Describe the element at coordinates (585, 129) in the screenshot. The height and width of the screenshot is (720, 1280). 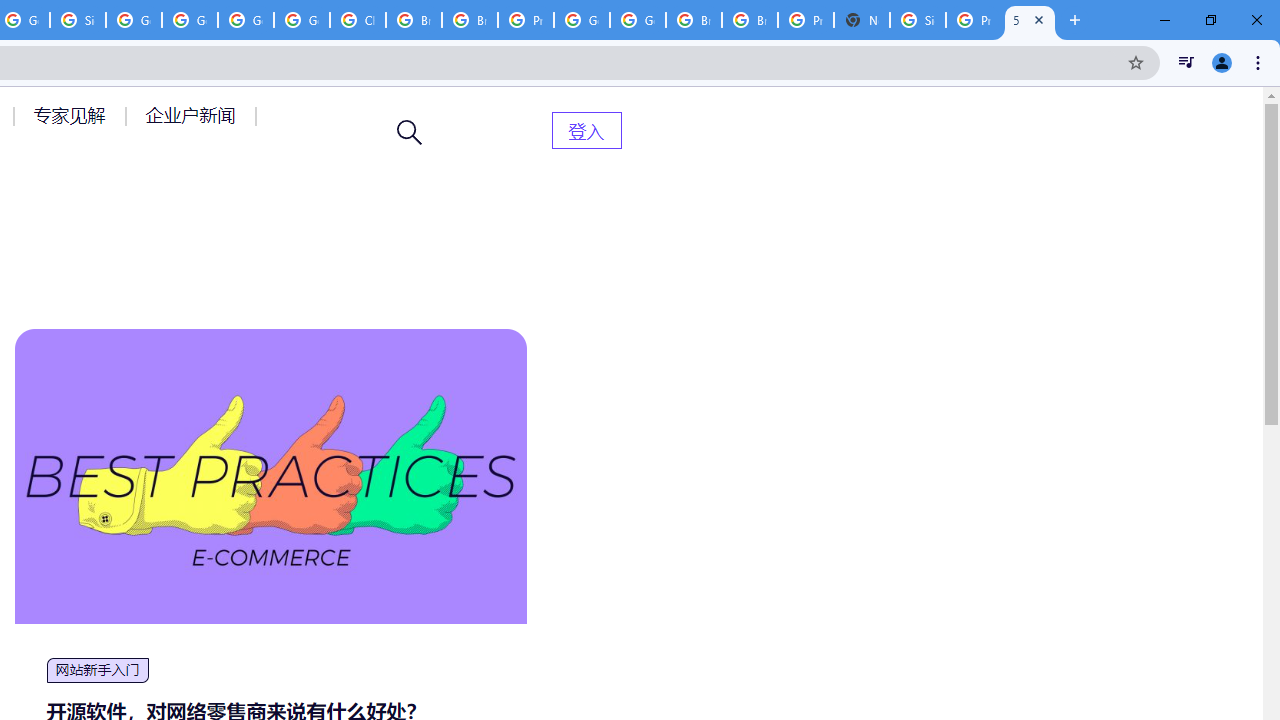
I see `'AutomationID: menu-item-82399'` at that location.